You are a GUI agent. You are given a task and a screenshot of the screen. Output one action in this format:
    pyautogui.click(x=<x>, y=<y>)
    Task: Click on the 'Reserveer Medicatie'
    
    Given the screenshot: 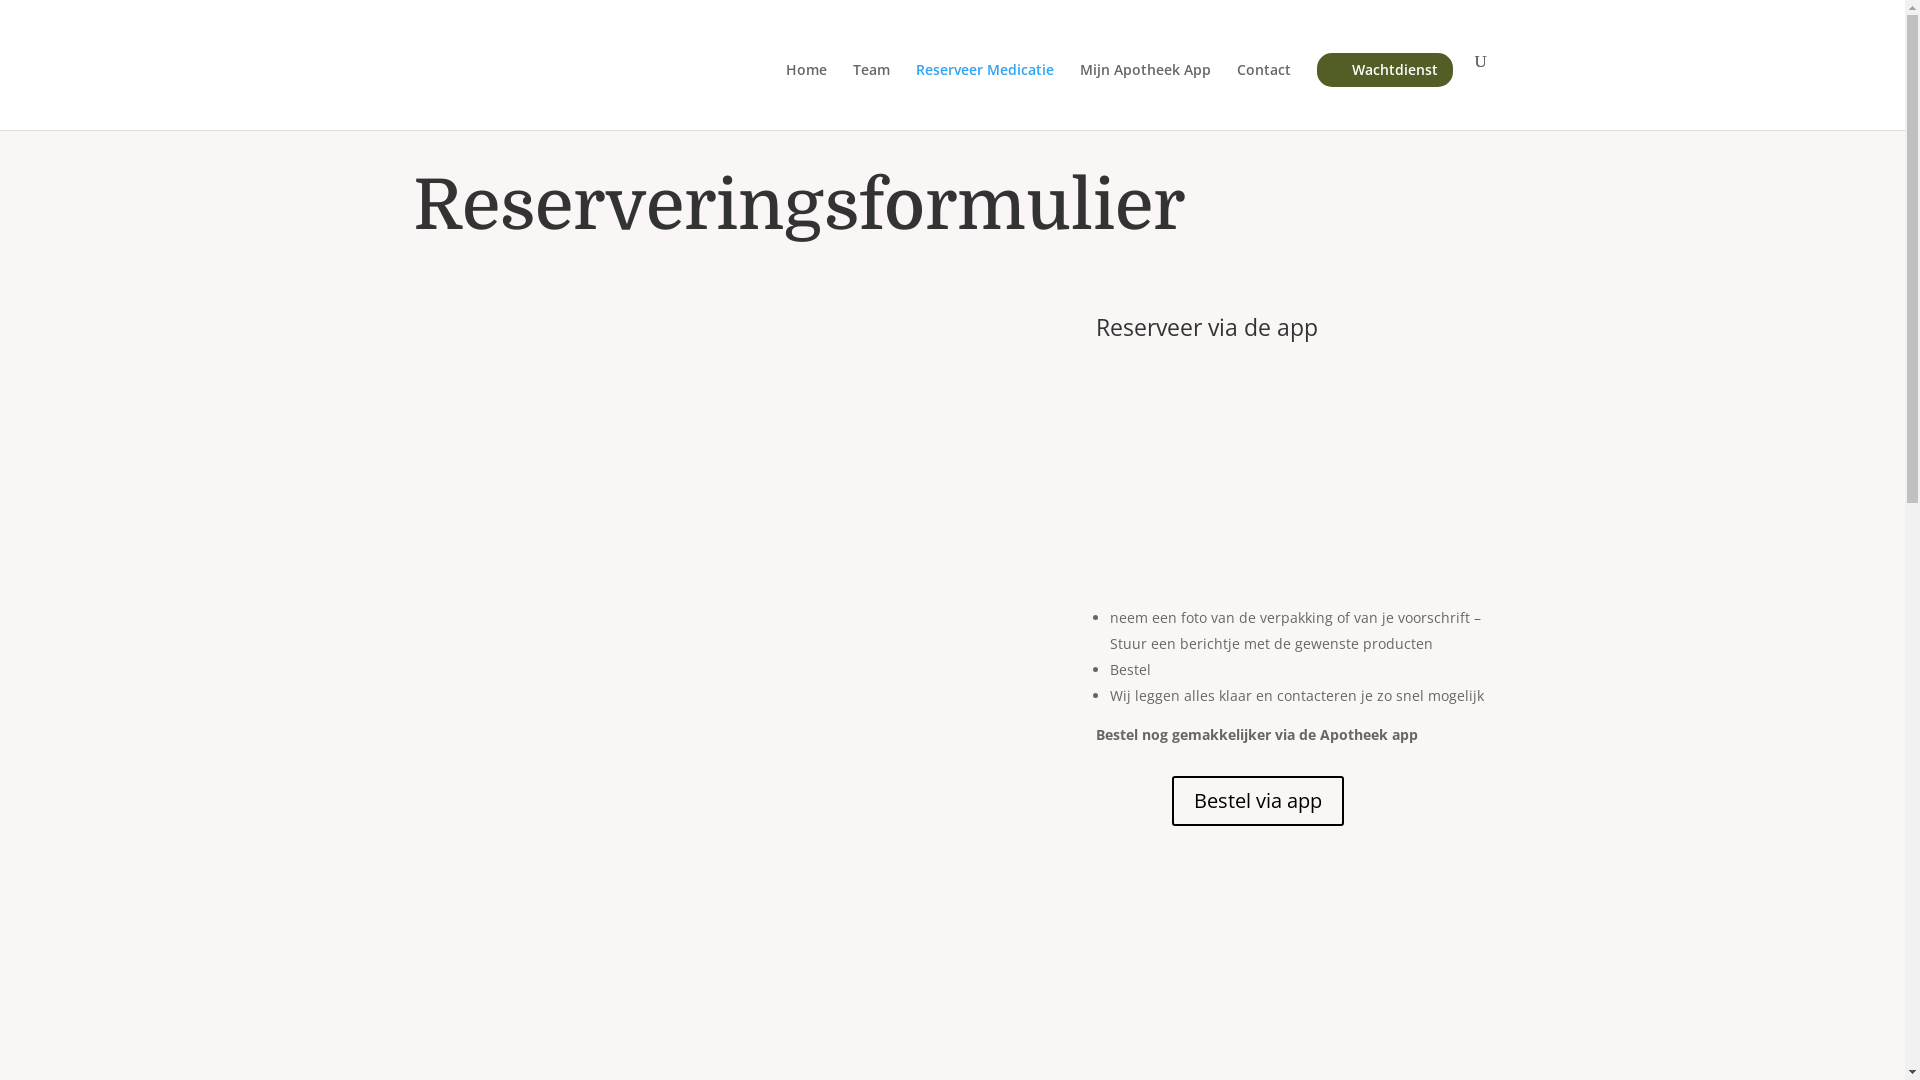 What is the action you would take?
    pyautogui.click(x=915, y=96)
    